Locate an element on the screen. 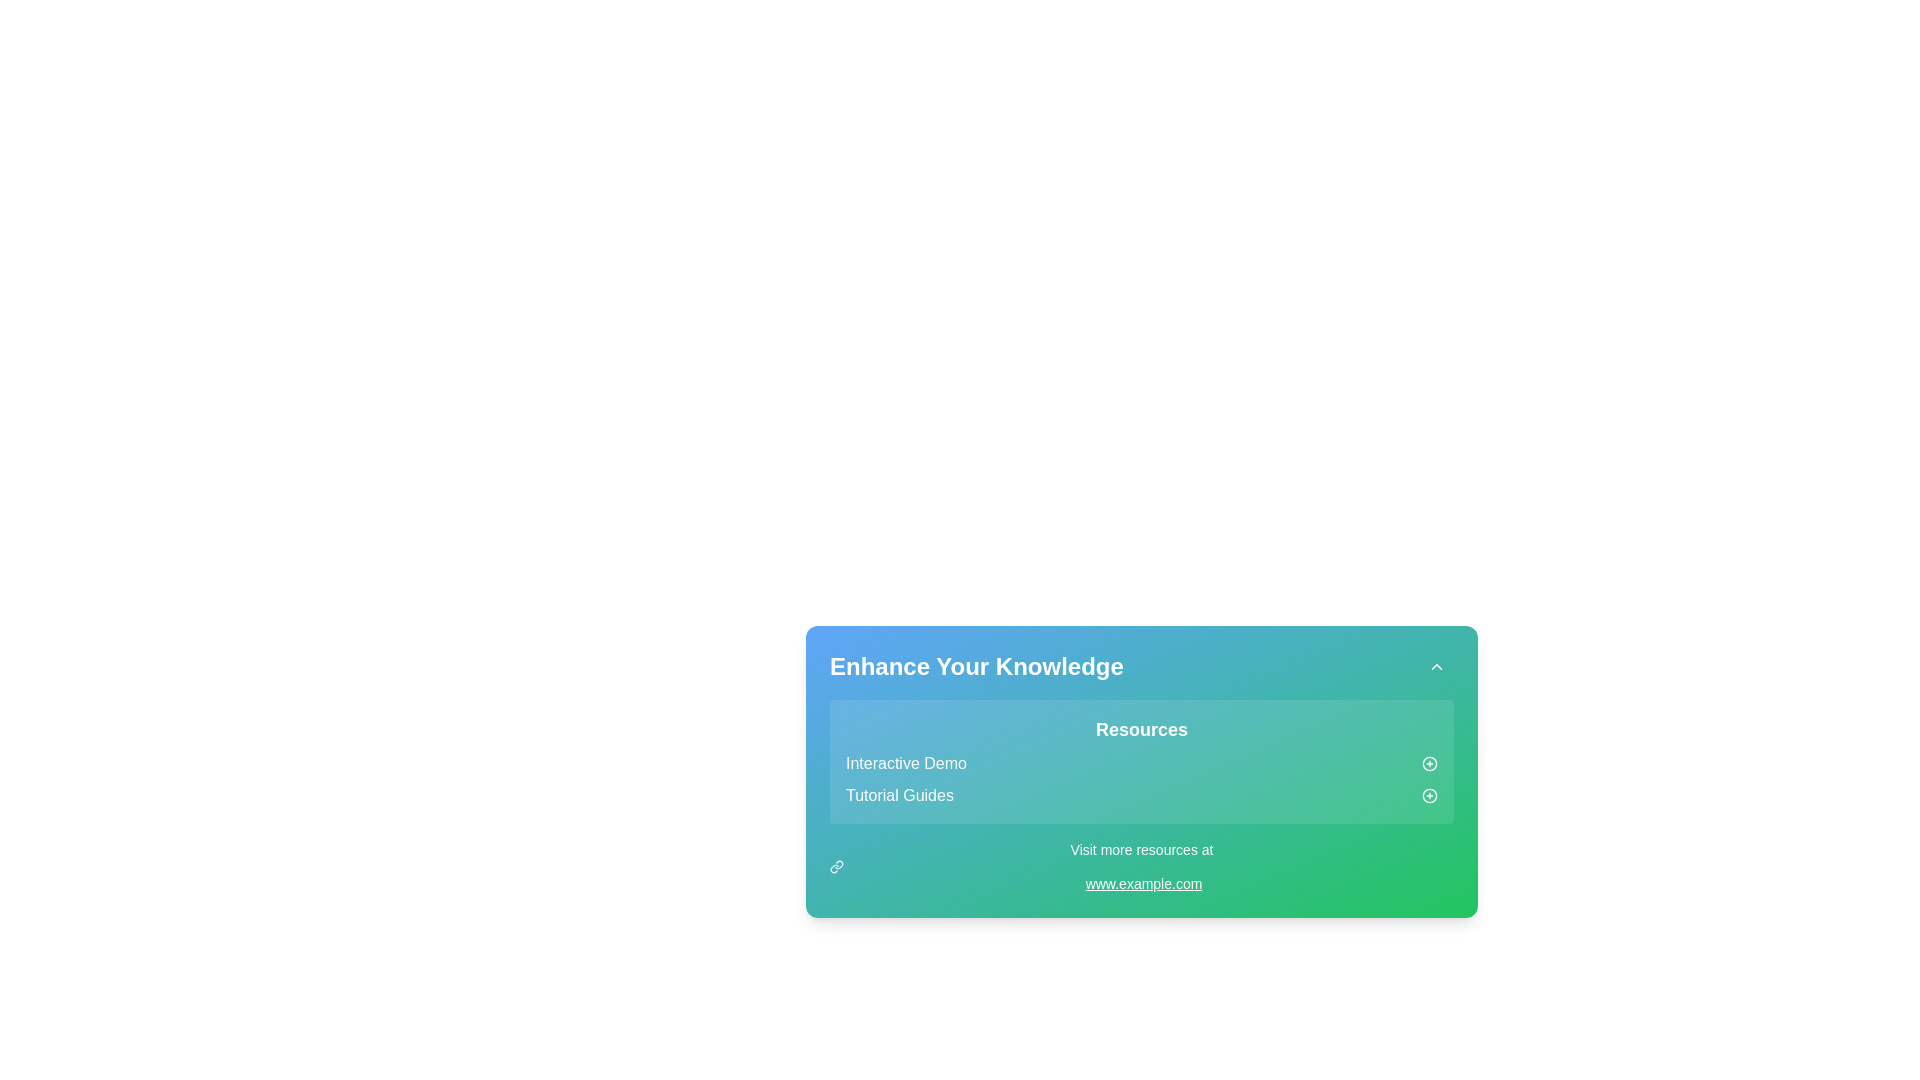  the hyperlink 'www.example.com' located at the bottom-right section of the card titled 'Enhance Your Knowledge', following the phrase 'Visit more resources at' is located at coordinates (1143, 882).